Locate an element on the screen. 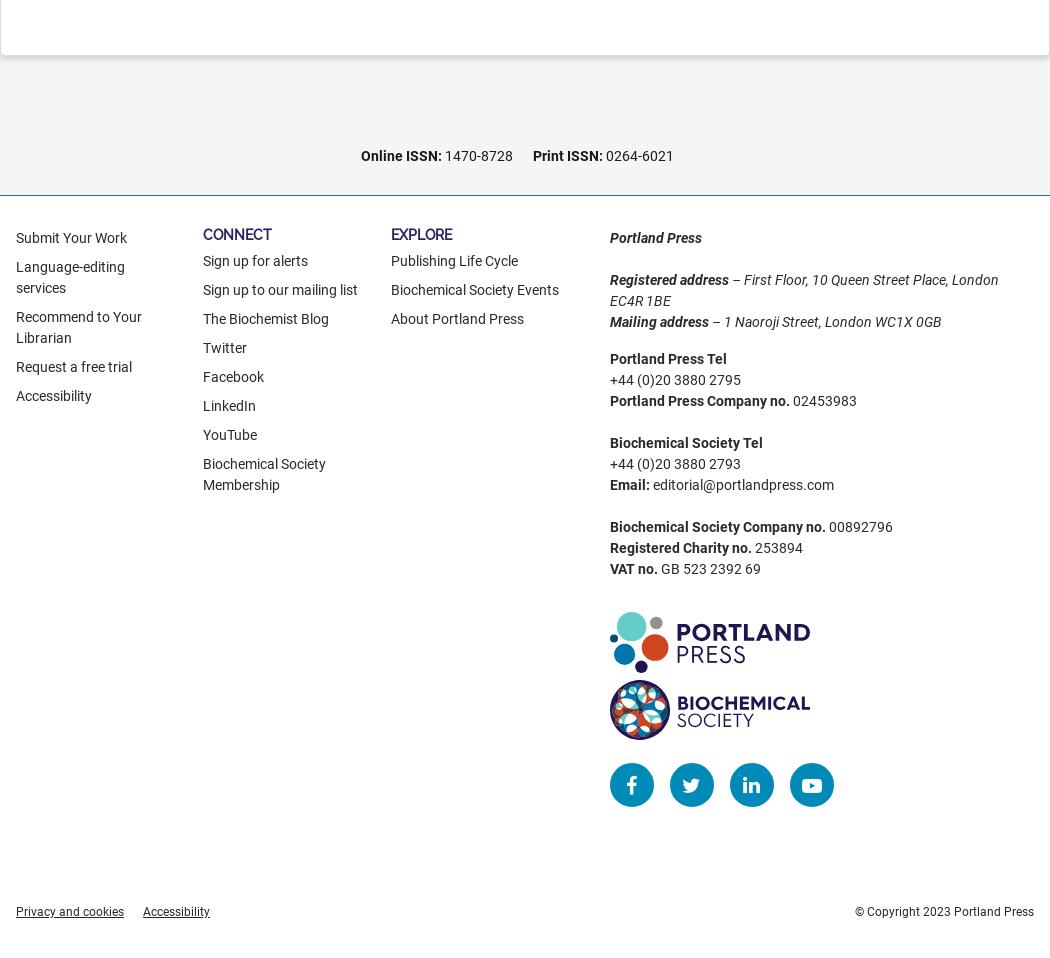 The width and height of the screenshot is (1050, 958). 'Biochemical Society Membership' is located at coordinates (201, 473).